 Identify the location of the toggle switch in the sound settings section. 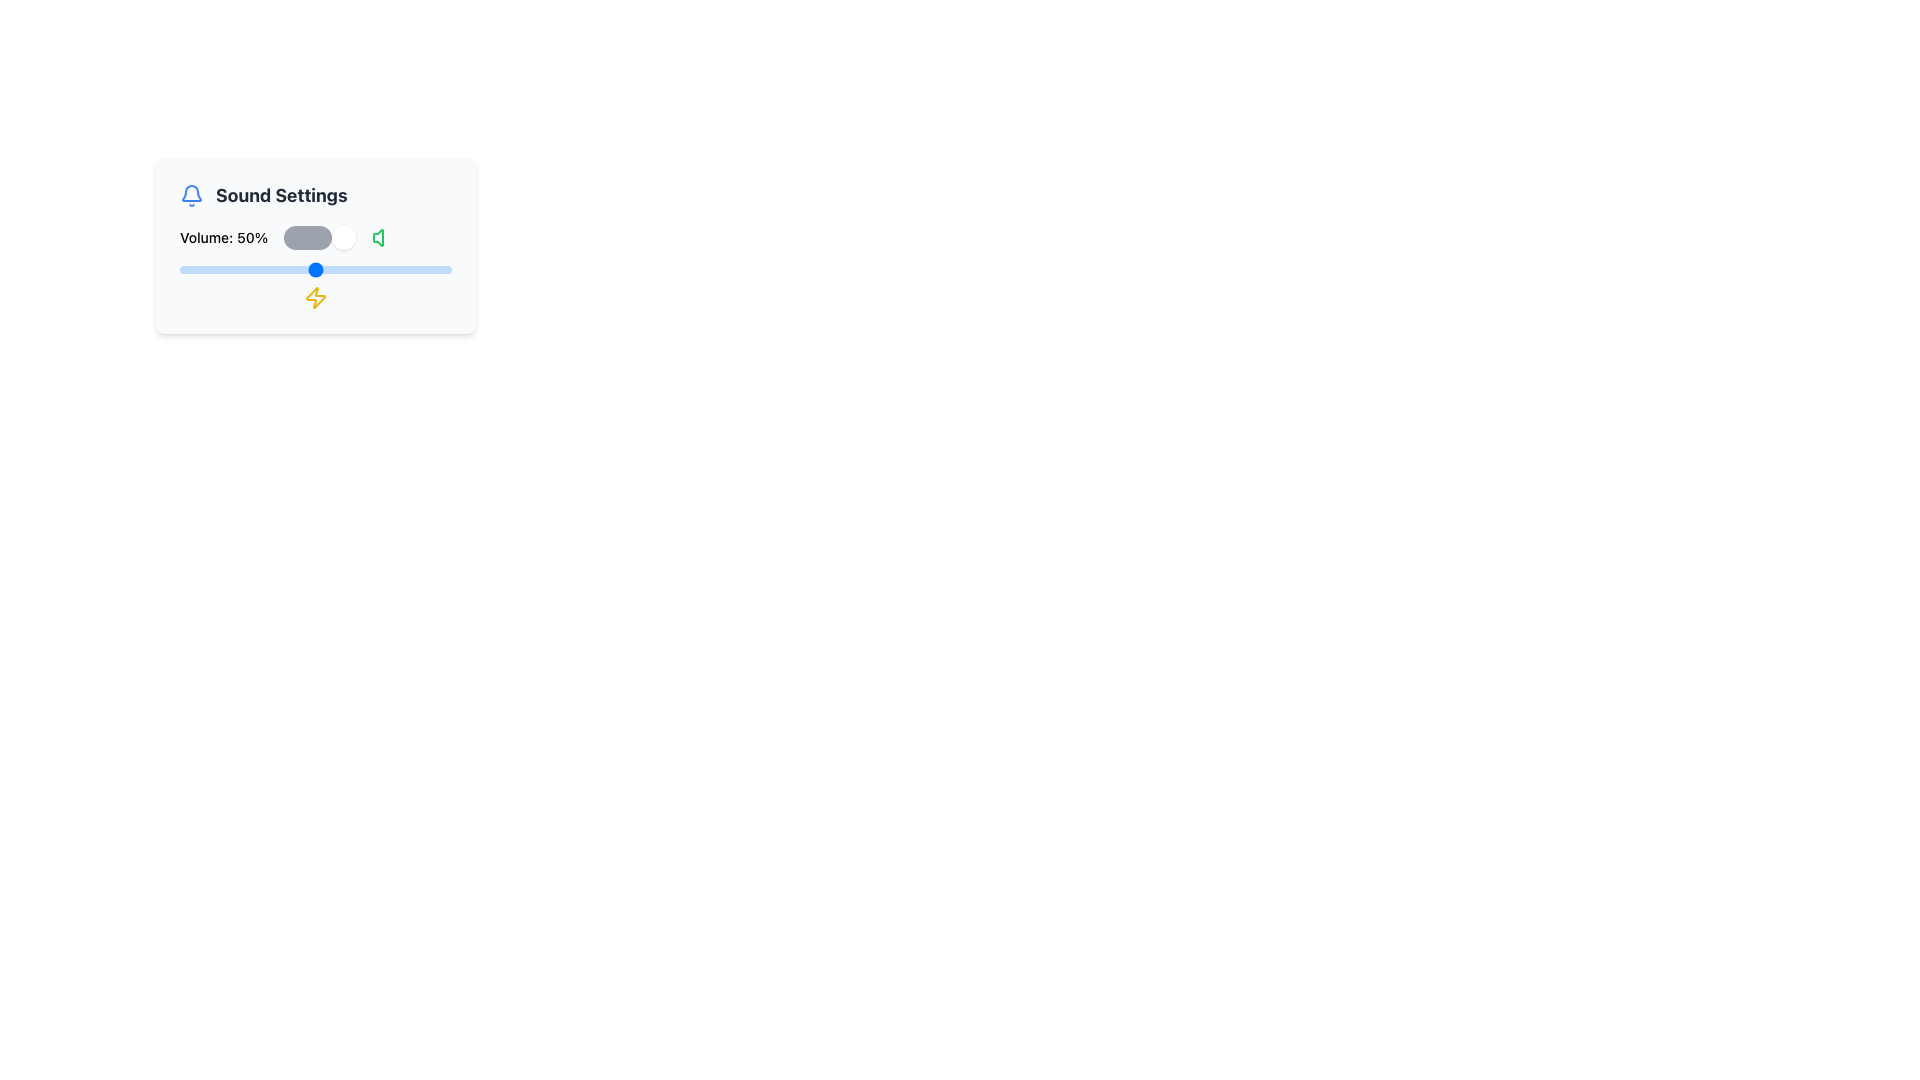
(315, 237).